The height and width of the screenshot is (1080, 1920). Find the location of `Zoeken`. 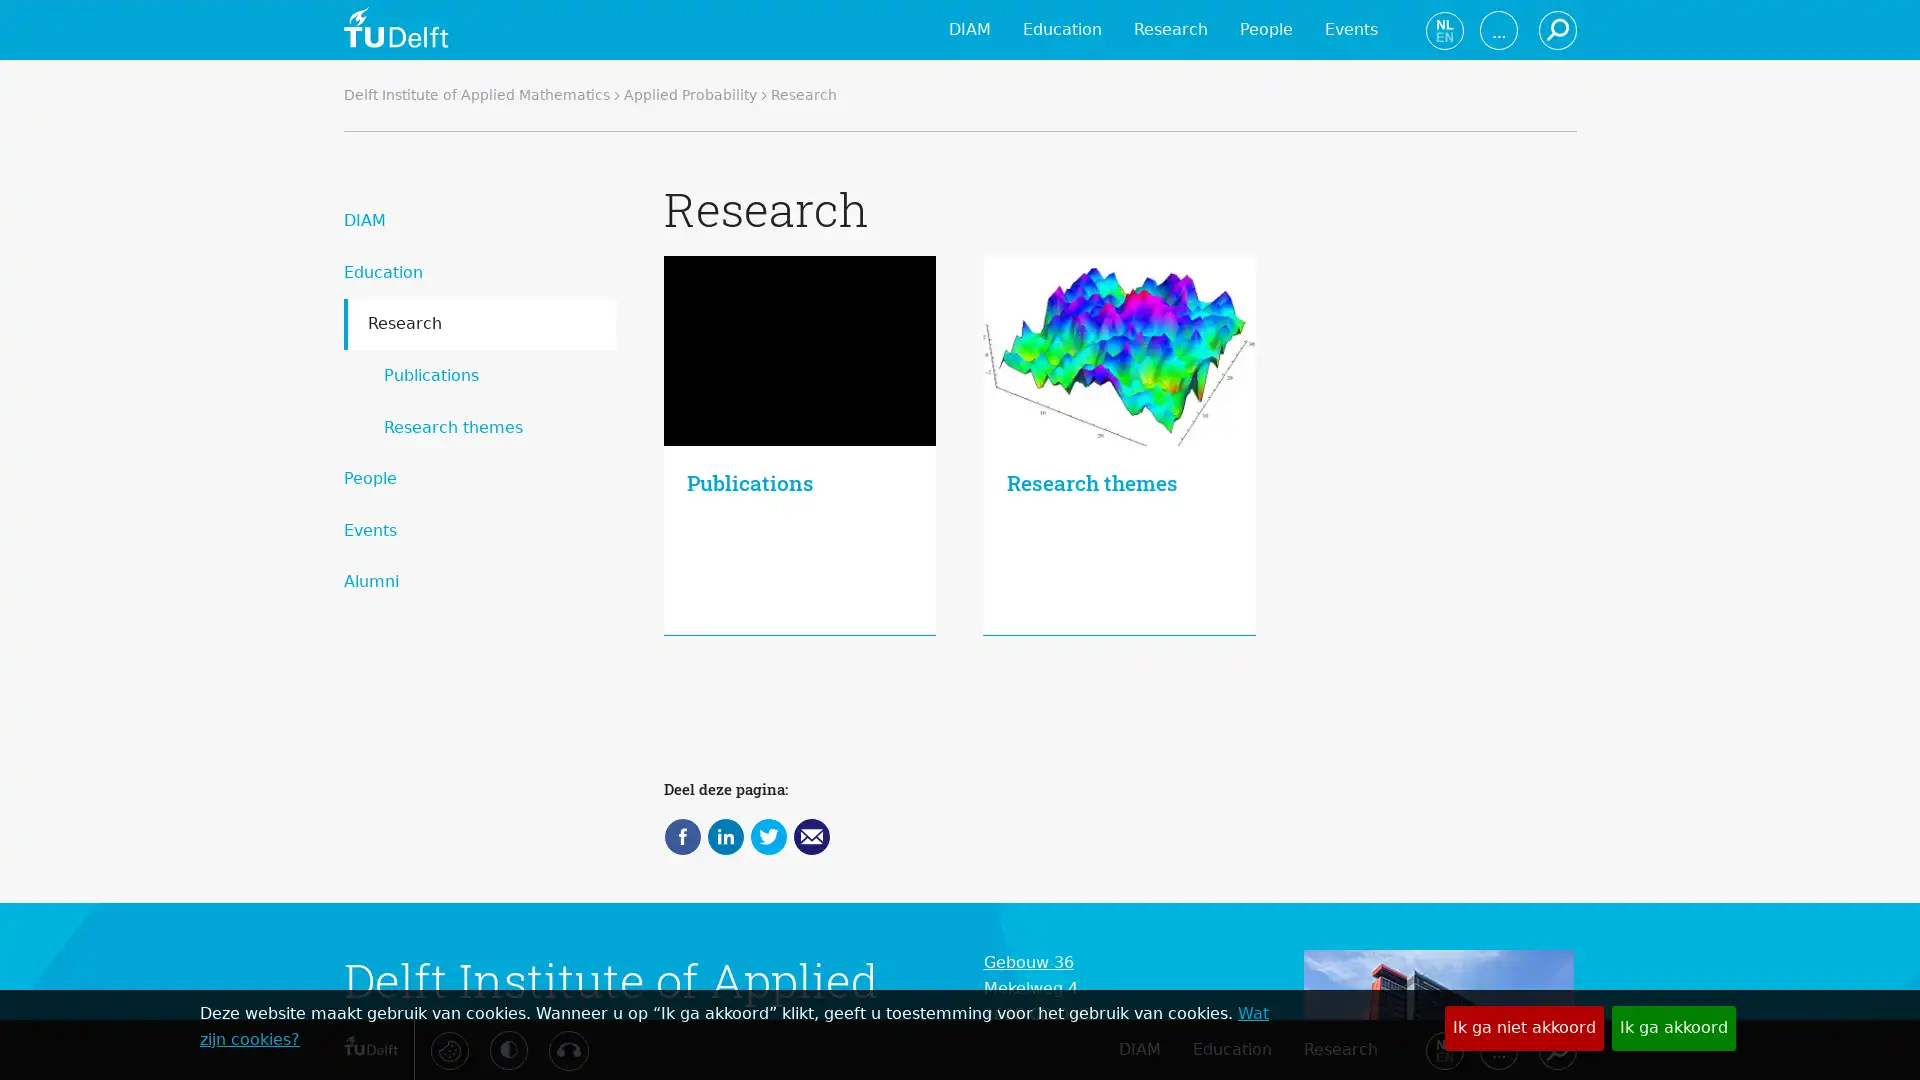

Zoeken is located at coordinates (1555, 1048).